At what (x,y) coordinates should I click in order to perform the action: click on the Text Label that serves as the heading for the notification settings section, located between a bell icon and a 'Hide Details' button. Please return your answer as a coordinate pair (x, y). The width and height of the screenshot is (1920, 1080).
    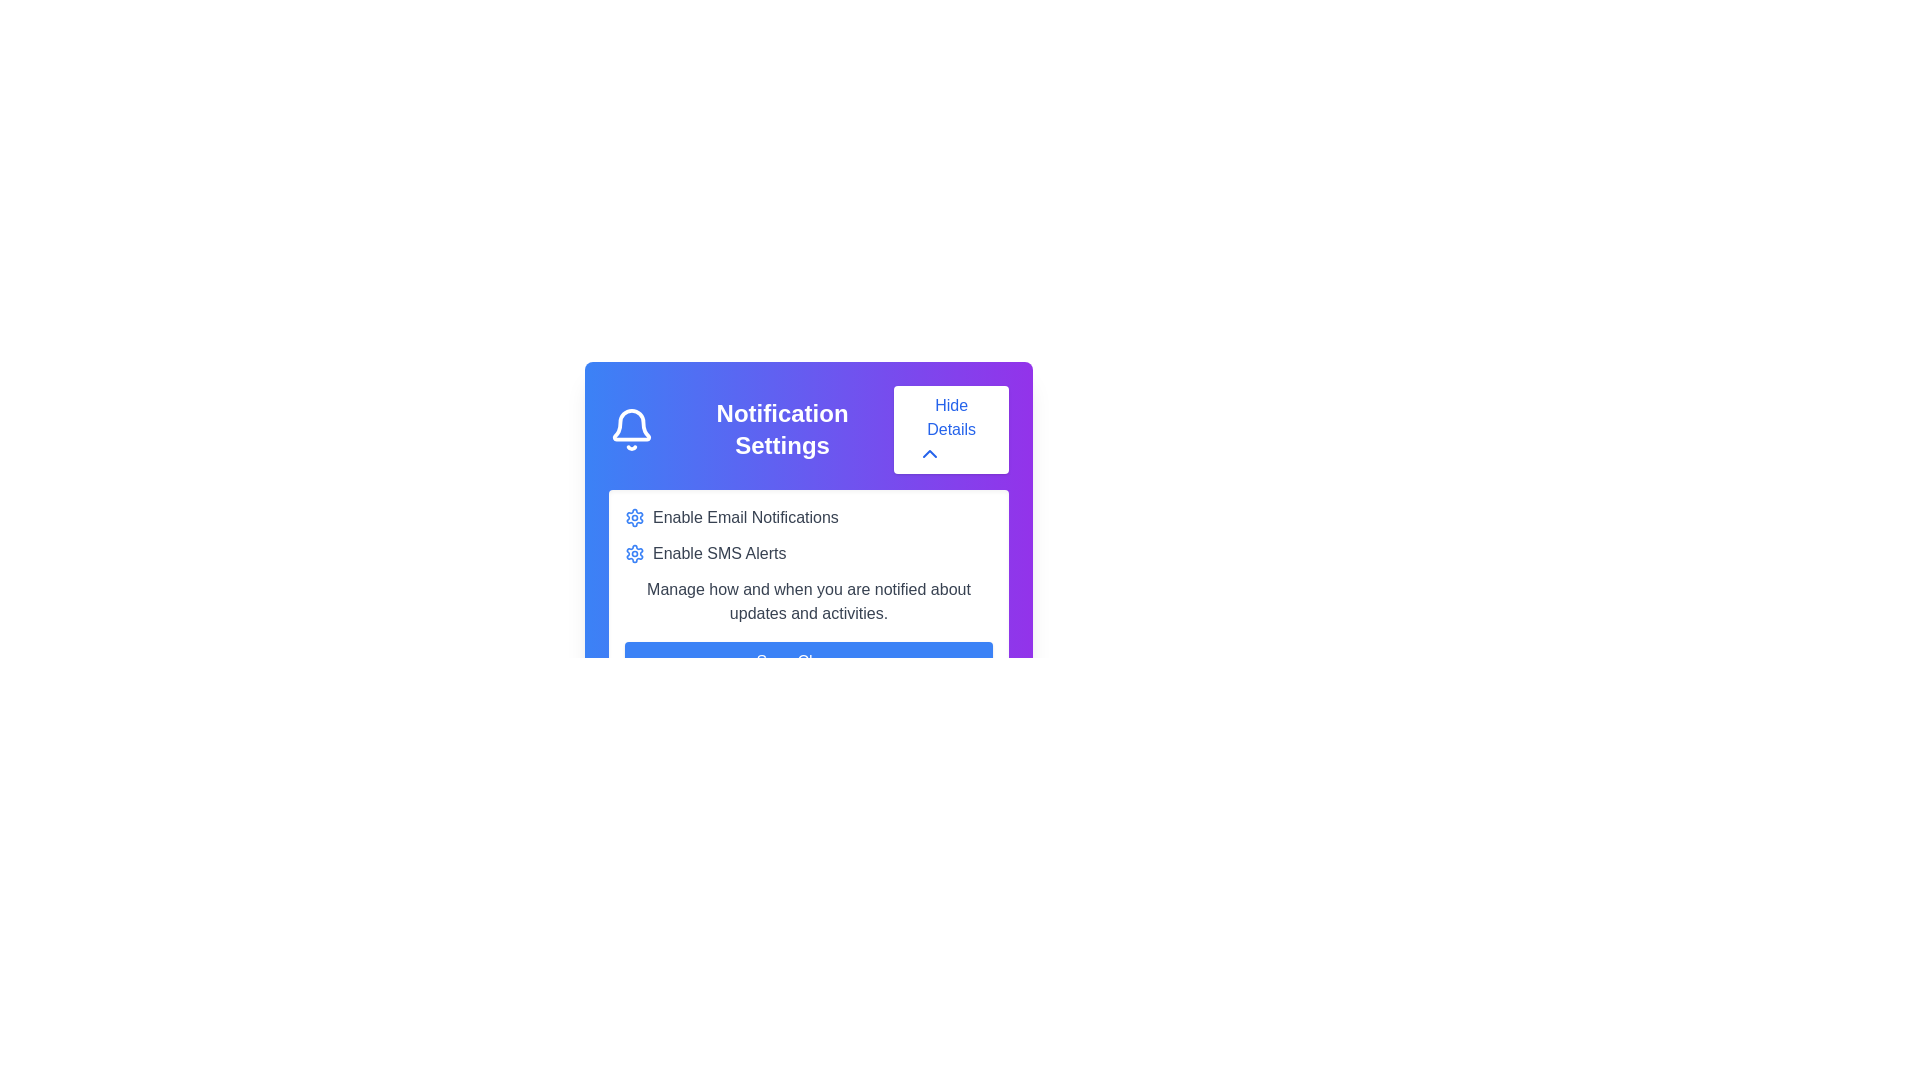
    Looking at the image, I should click on (781, 428).